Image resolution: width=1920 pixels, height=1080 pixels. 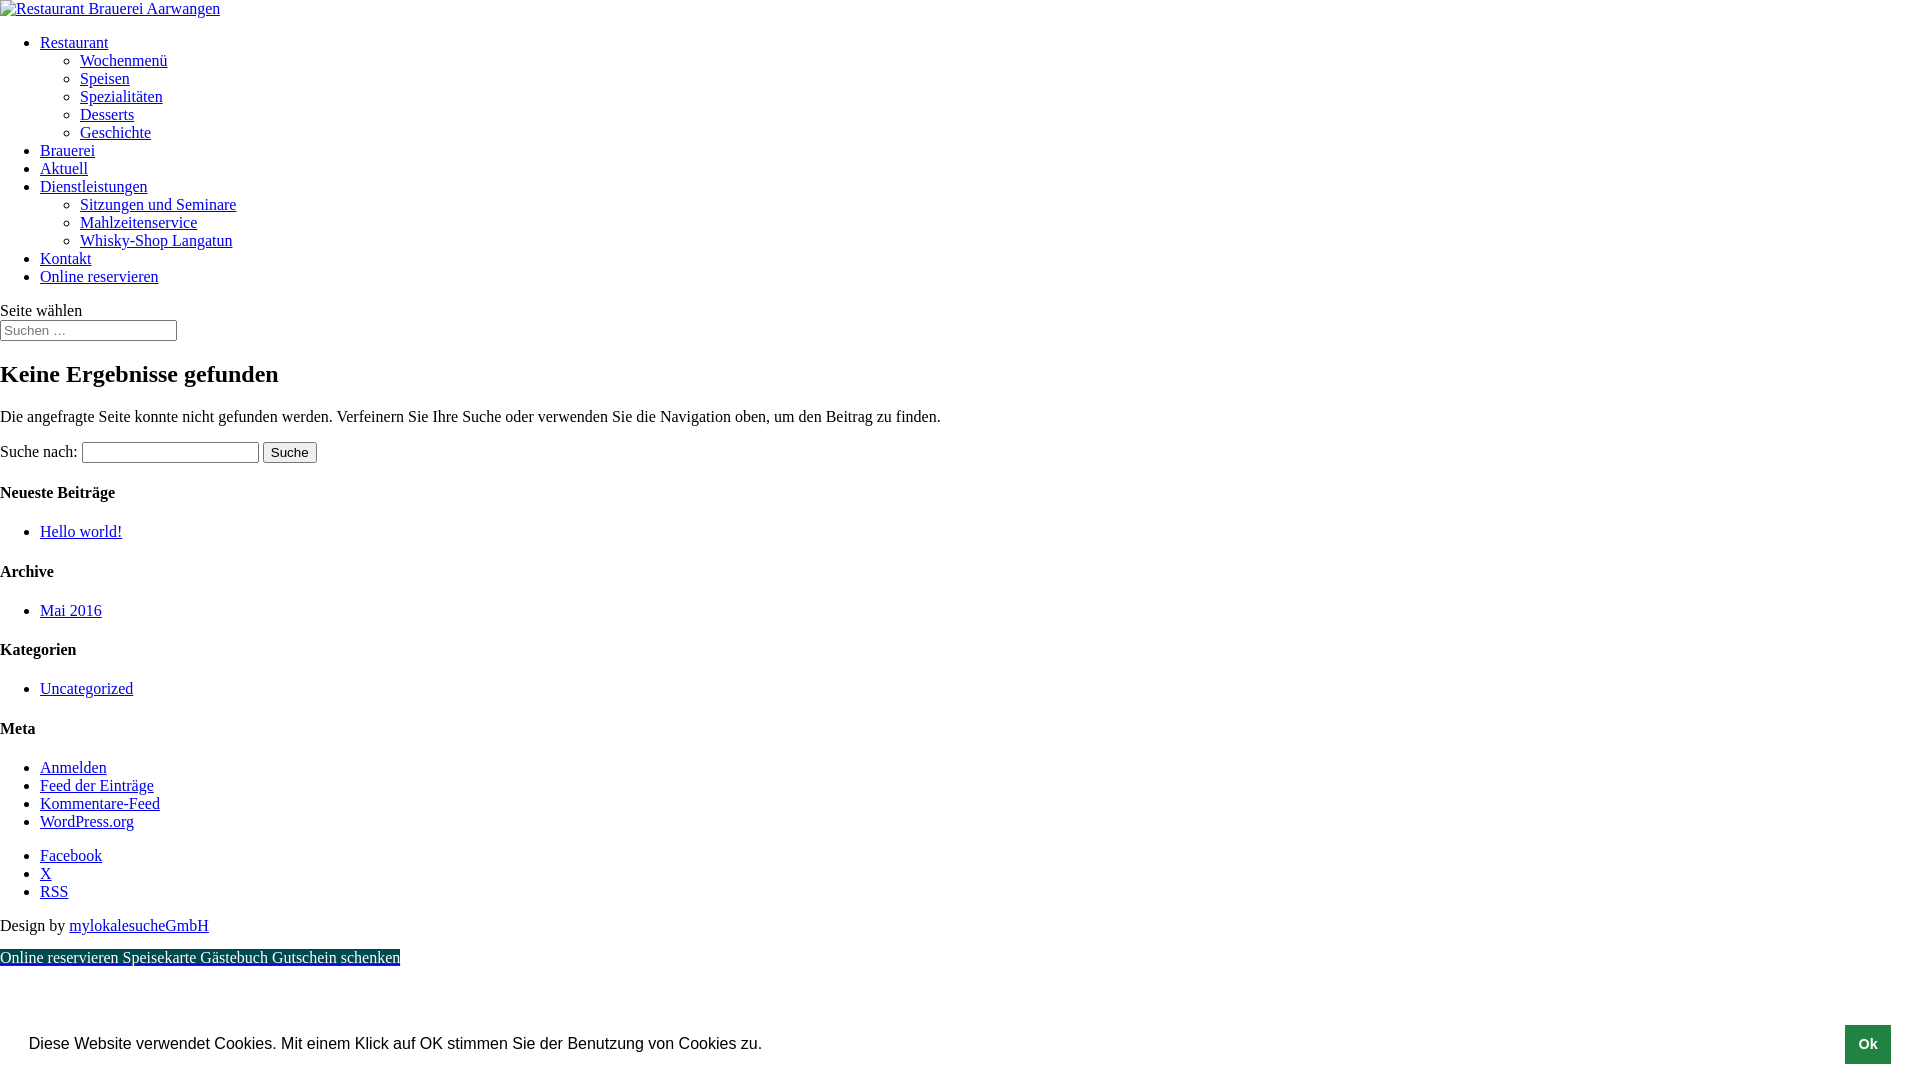 I want to click on 'Kontakt', so click(x=39, y=257).